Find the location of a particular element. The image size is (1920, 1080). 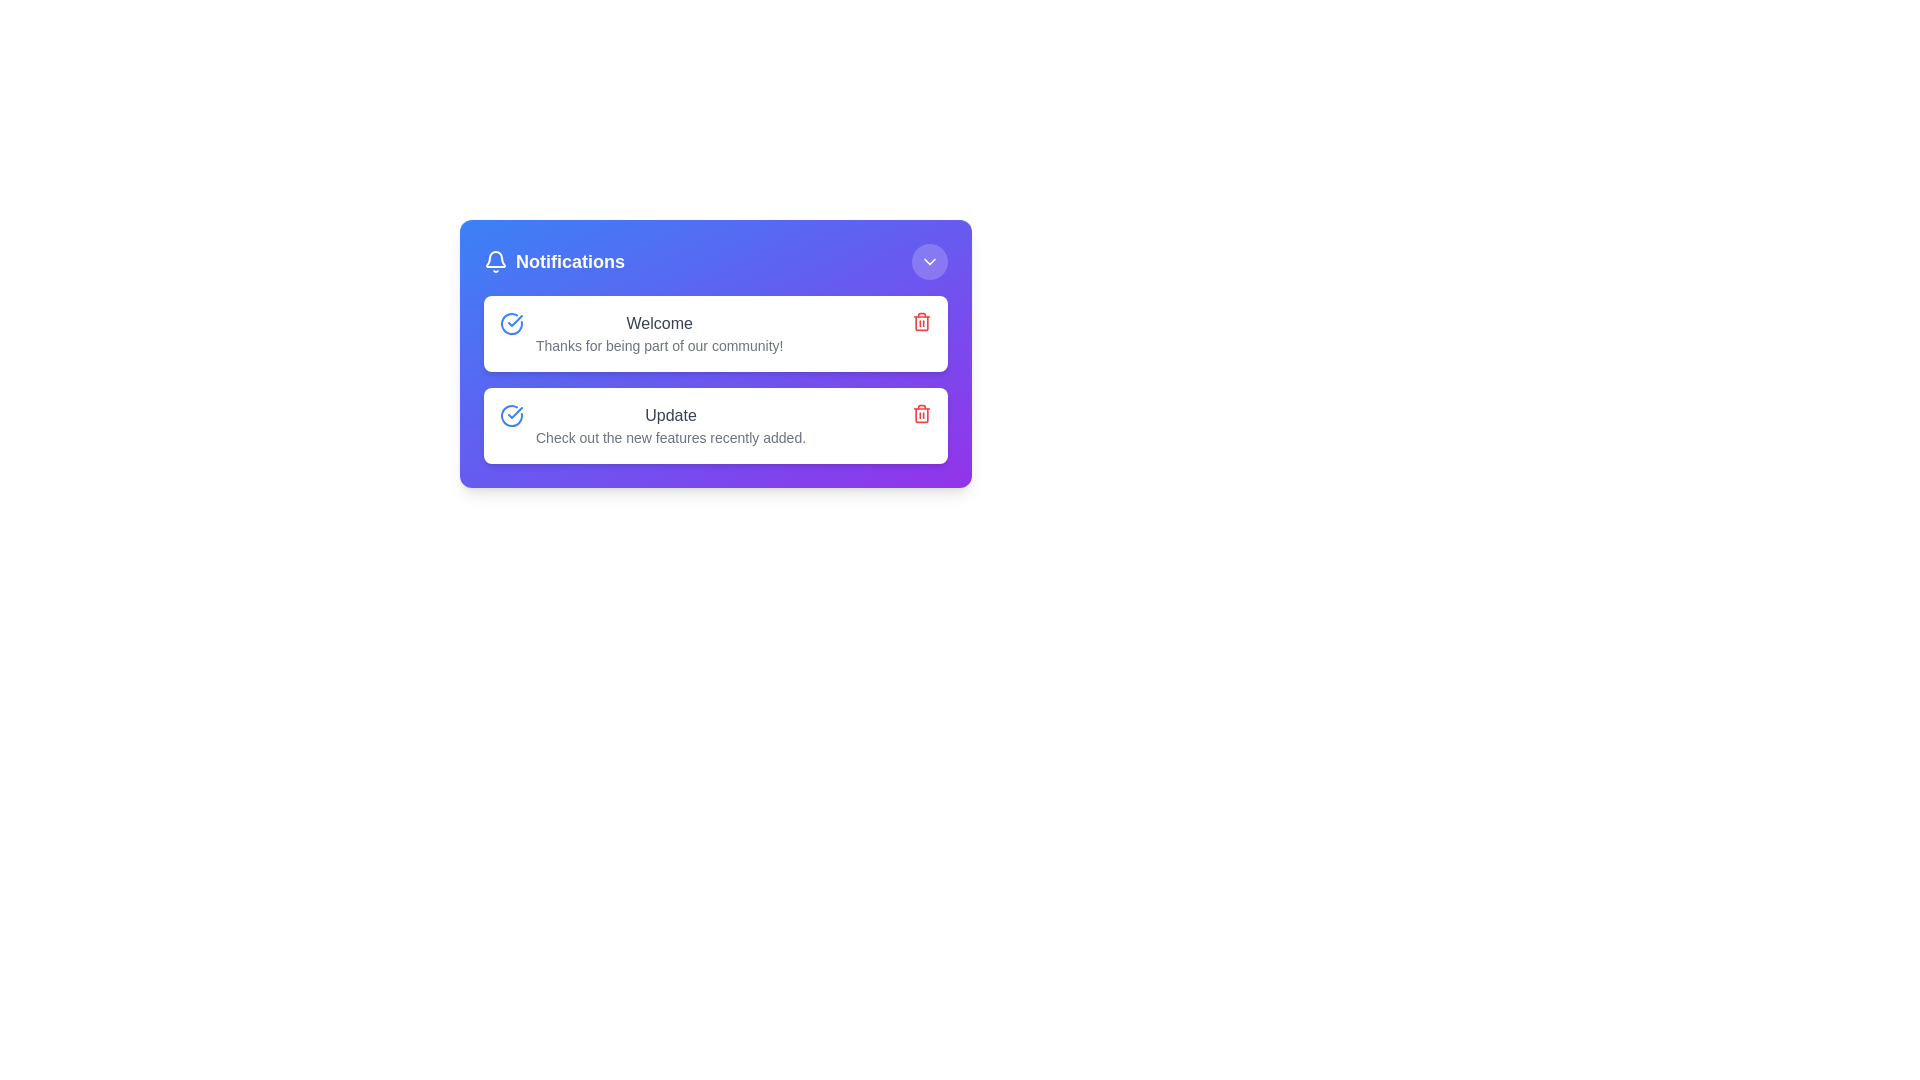

the bell icon indicating notifications, located adjacent to the 'Notifications' text in the header of the notification panel is located at coordinates (495, 261).